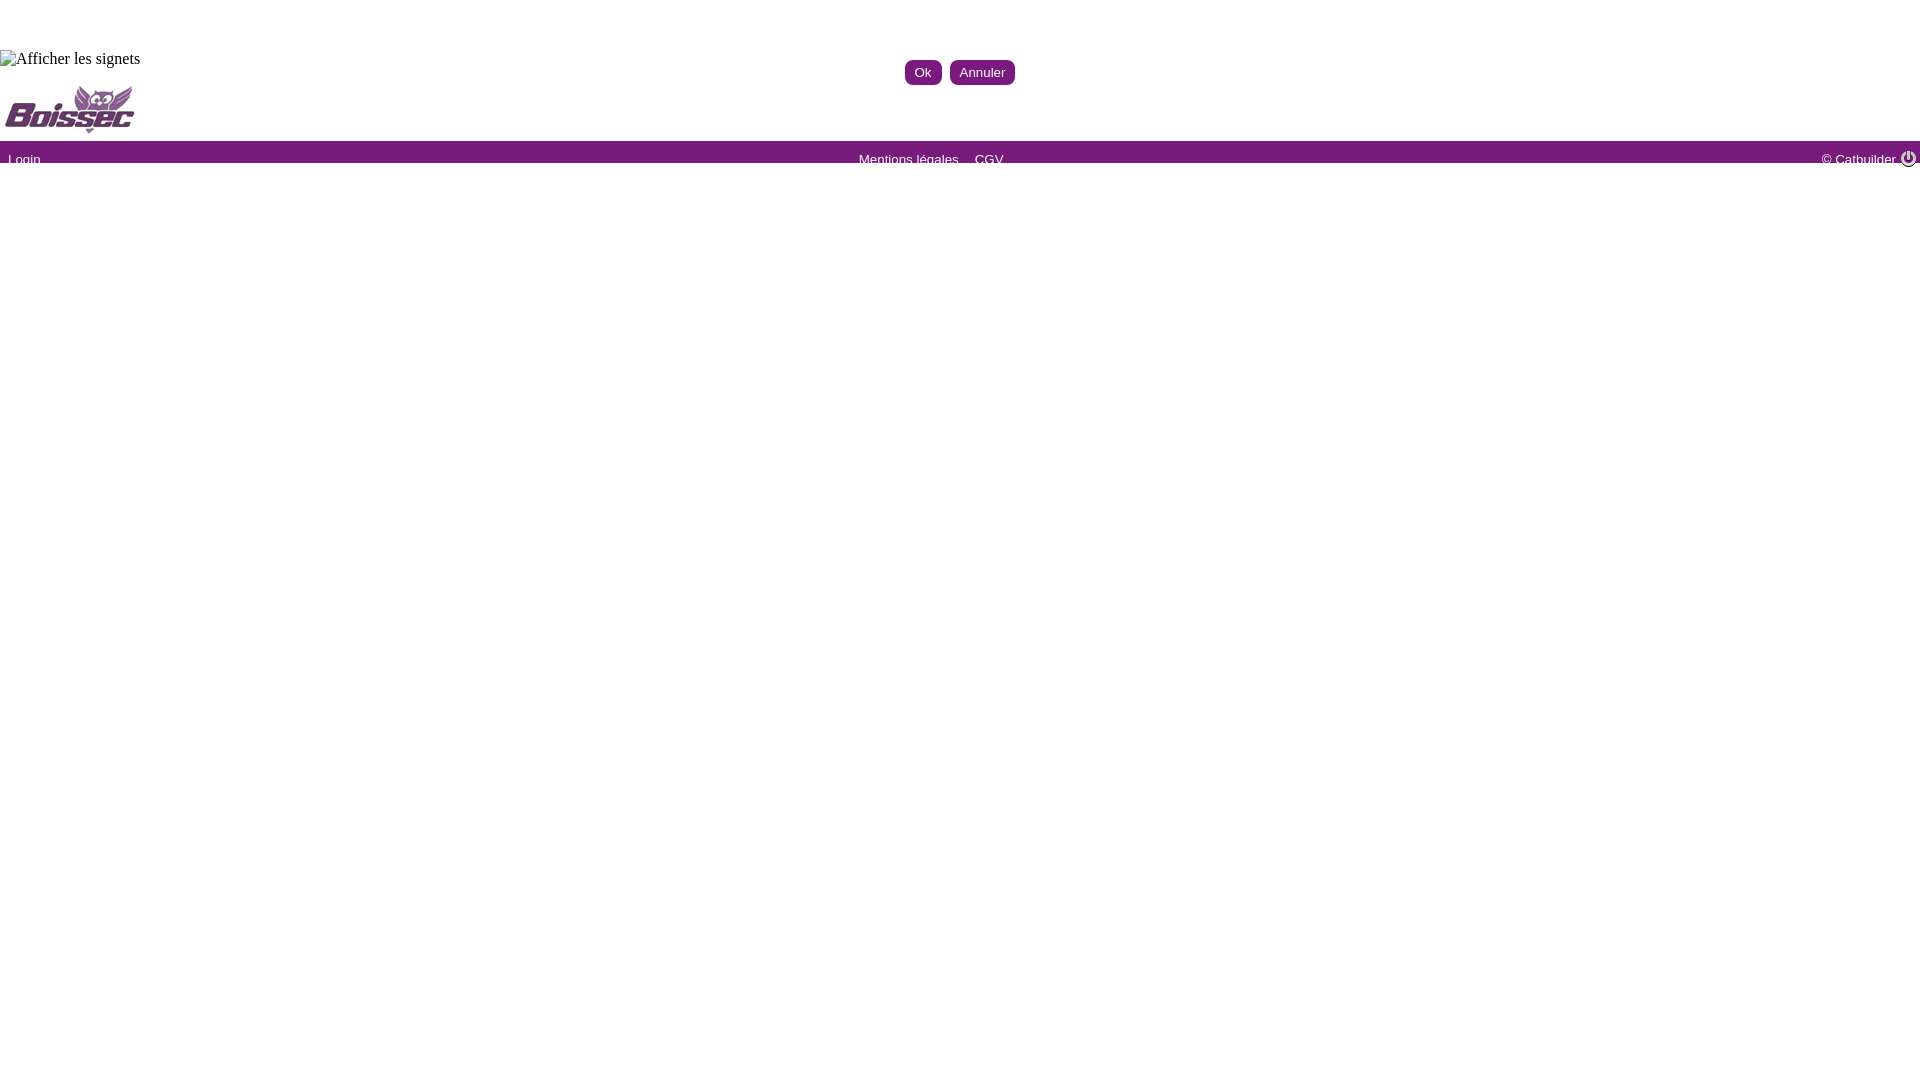 The height and width of the screenshot is (1080, 1920). Describe the element at coordinates (983, 71) in the screenshot. I see `'Annuler'` at that location.